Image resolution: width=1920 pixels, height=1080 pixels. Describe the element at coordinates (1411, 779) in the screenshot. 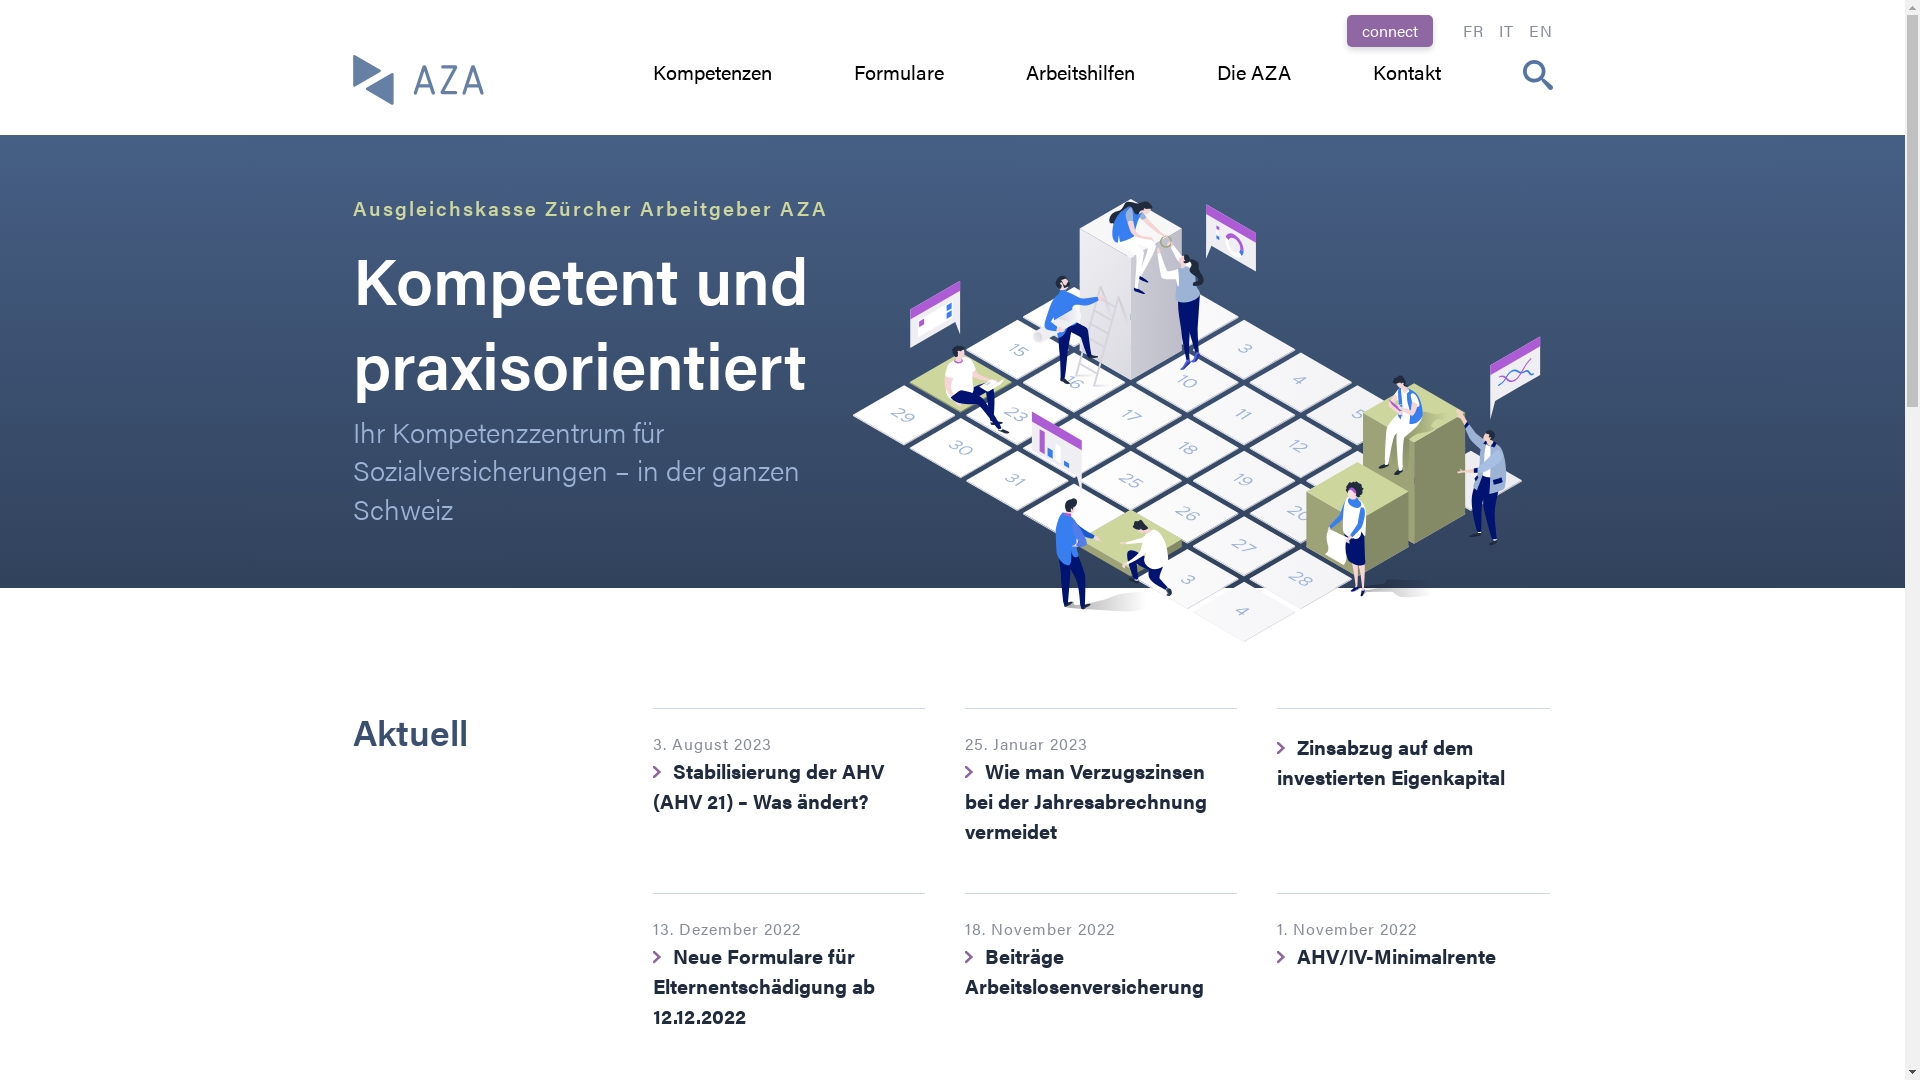

I see `'Zinsabzug auf dem investierten Eigenkapital'` at that location.